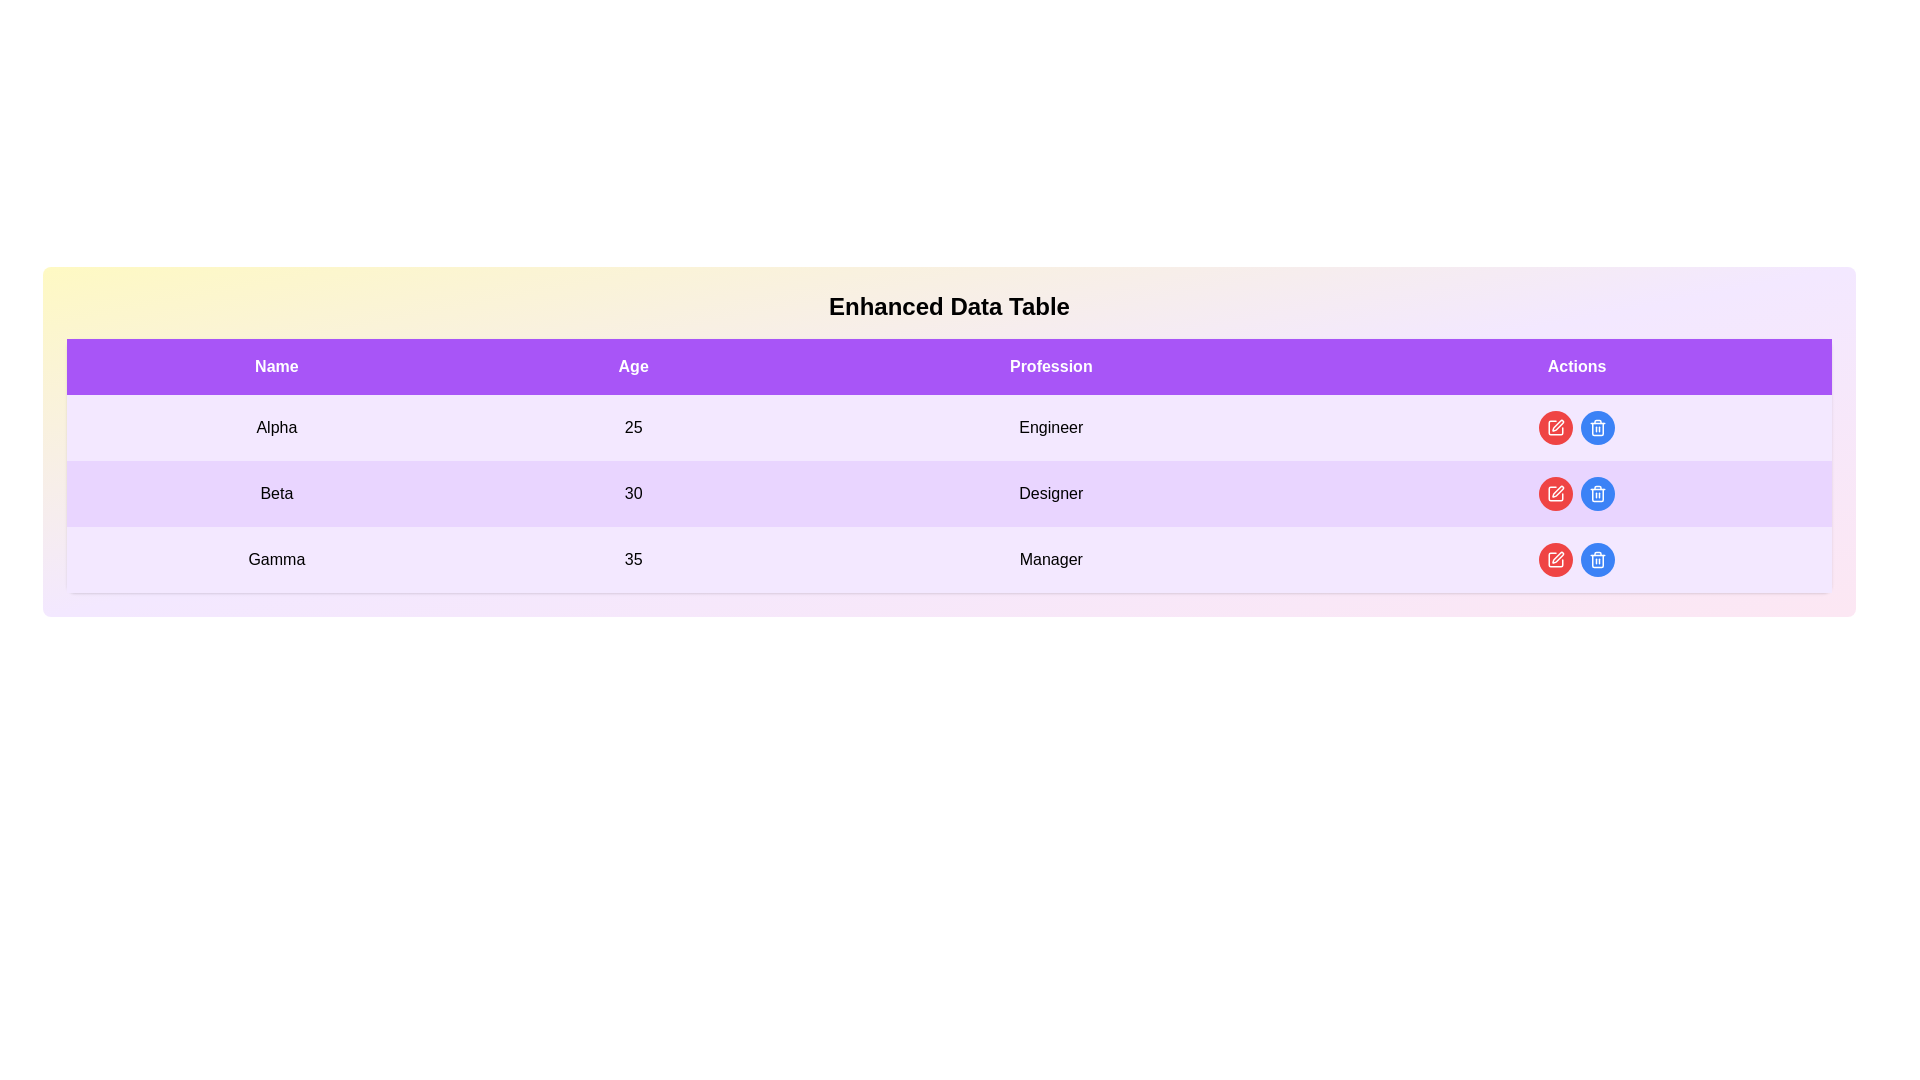 Image resolution: width=1920 pixels, height=1080 pixels. Describe the element at coordinates (632, 366) in the screenshot. I see `the Age header to sort the table by that column` at that location.